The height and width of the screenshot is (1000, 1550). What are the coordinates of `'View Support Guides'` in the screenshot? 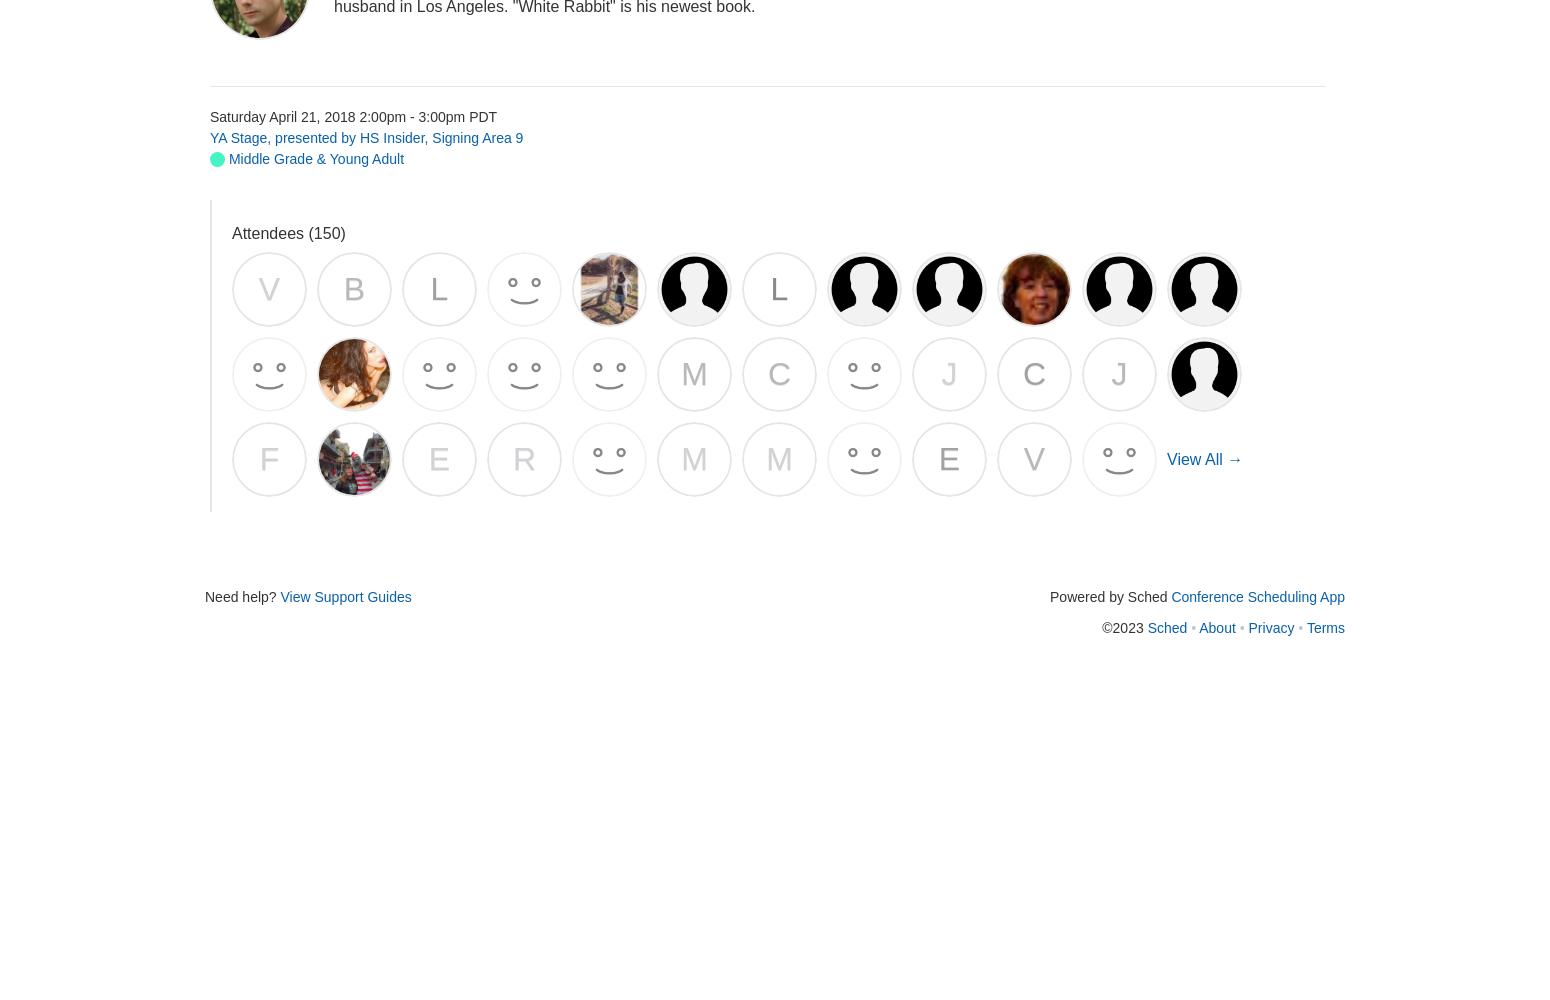 It's located at (344, 596).